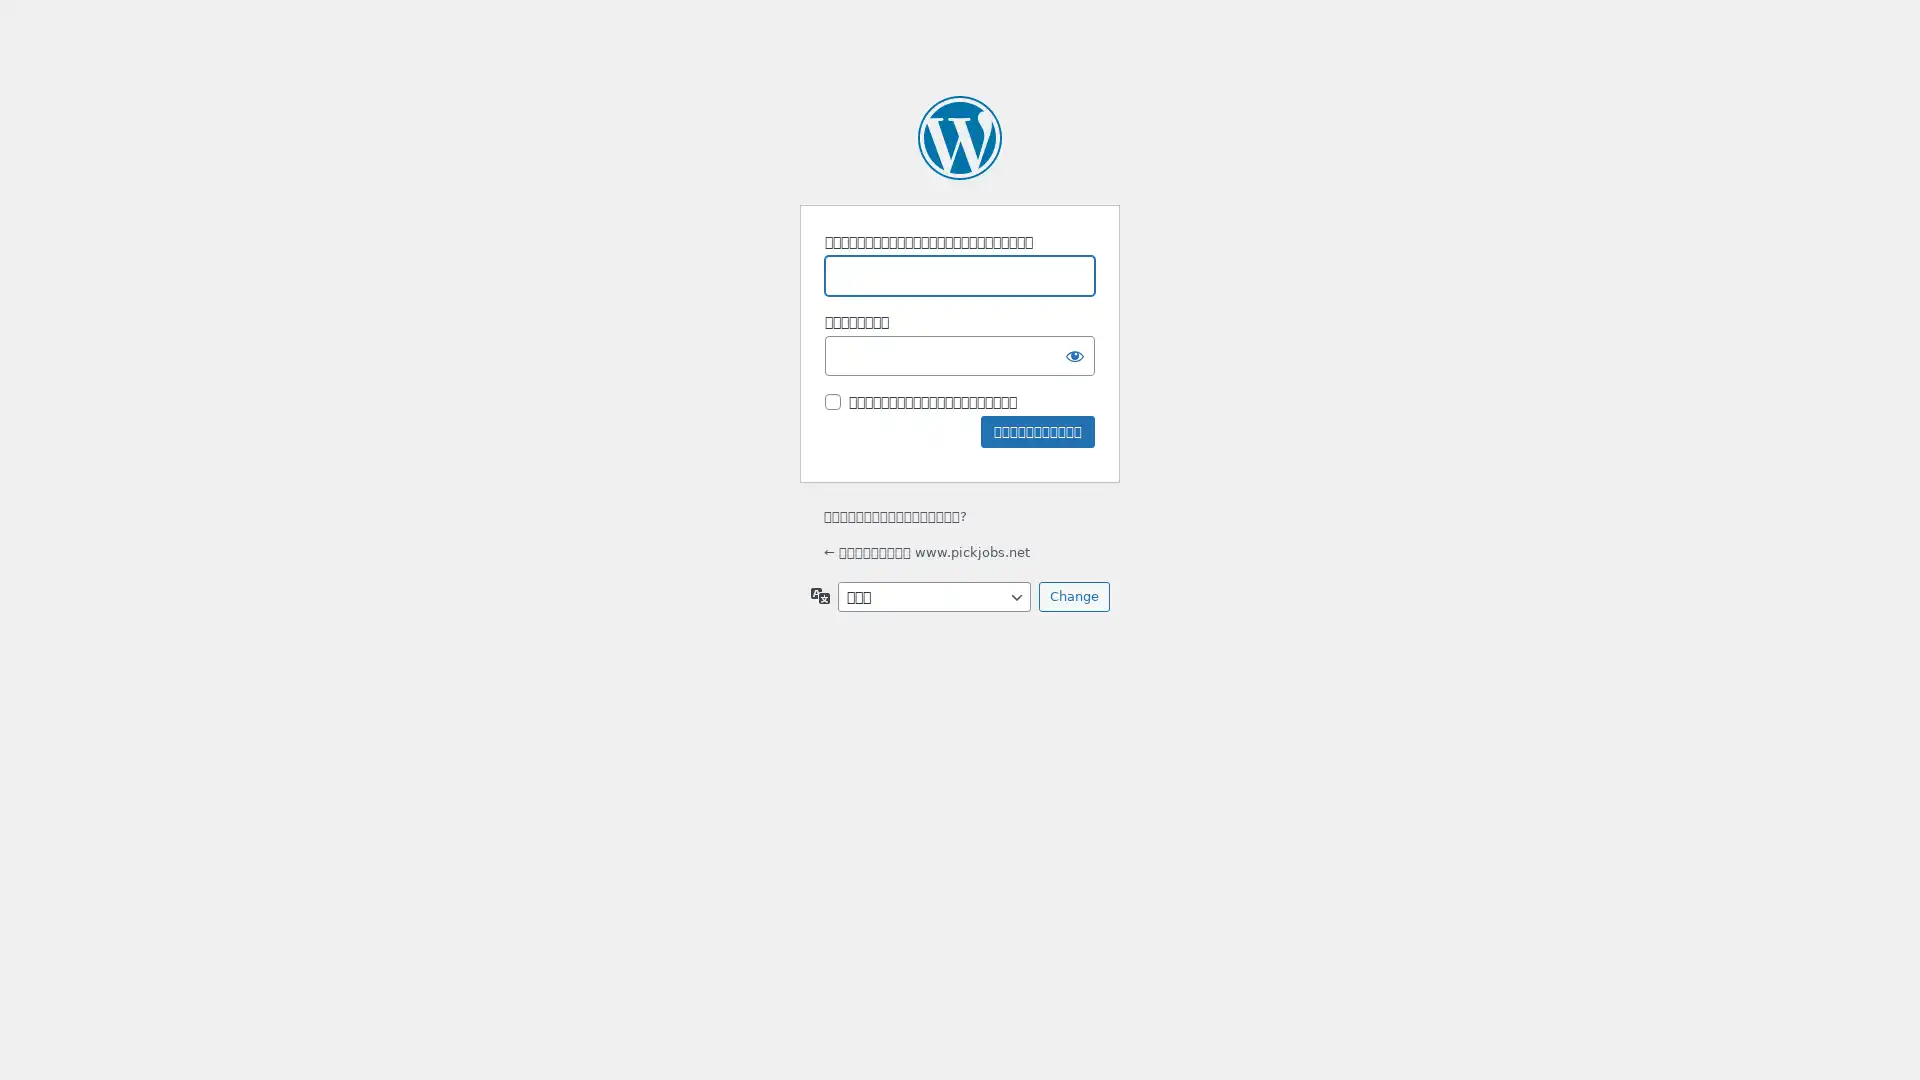  Describe the element at coordinates (1072, 596) in the screenshot. I see `Change` at that location.